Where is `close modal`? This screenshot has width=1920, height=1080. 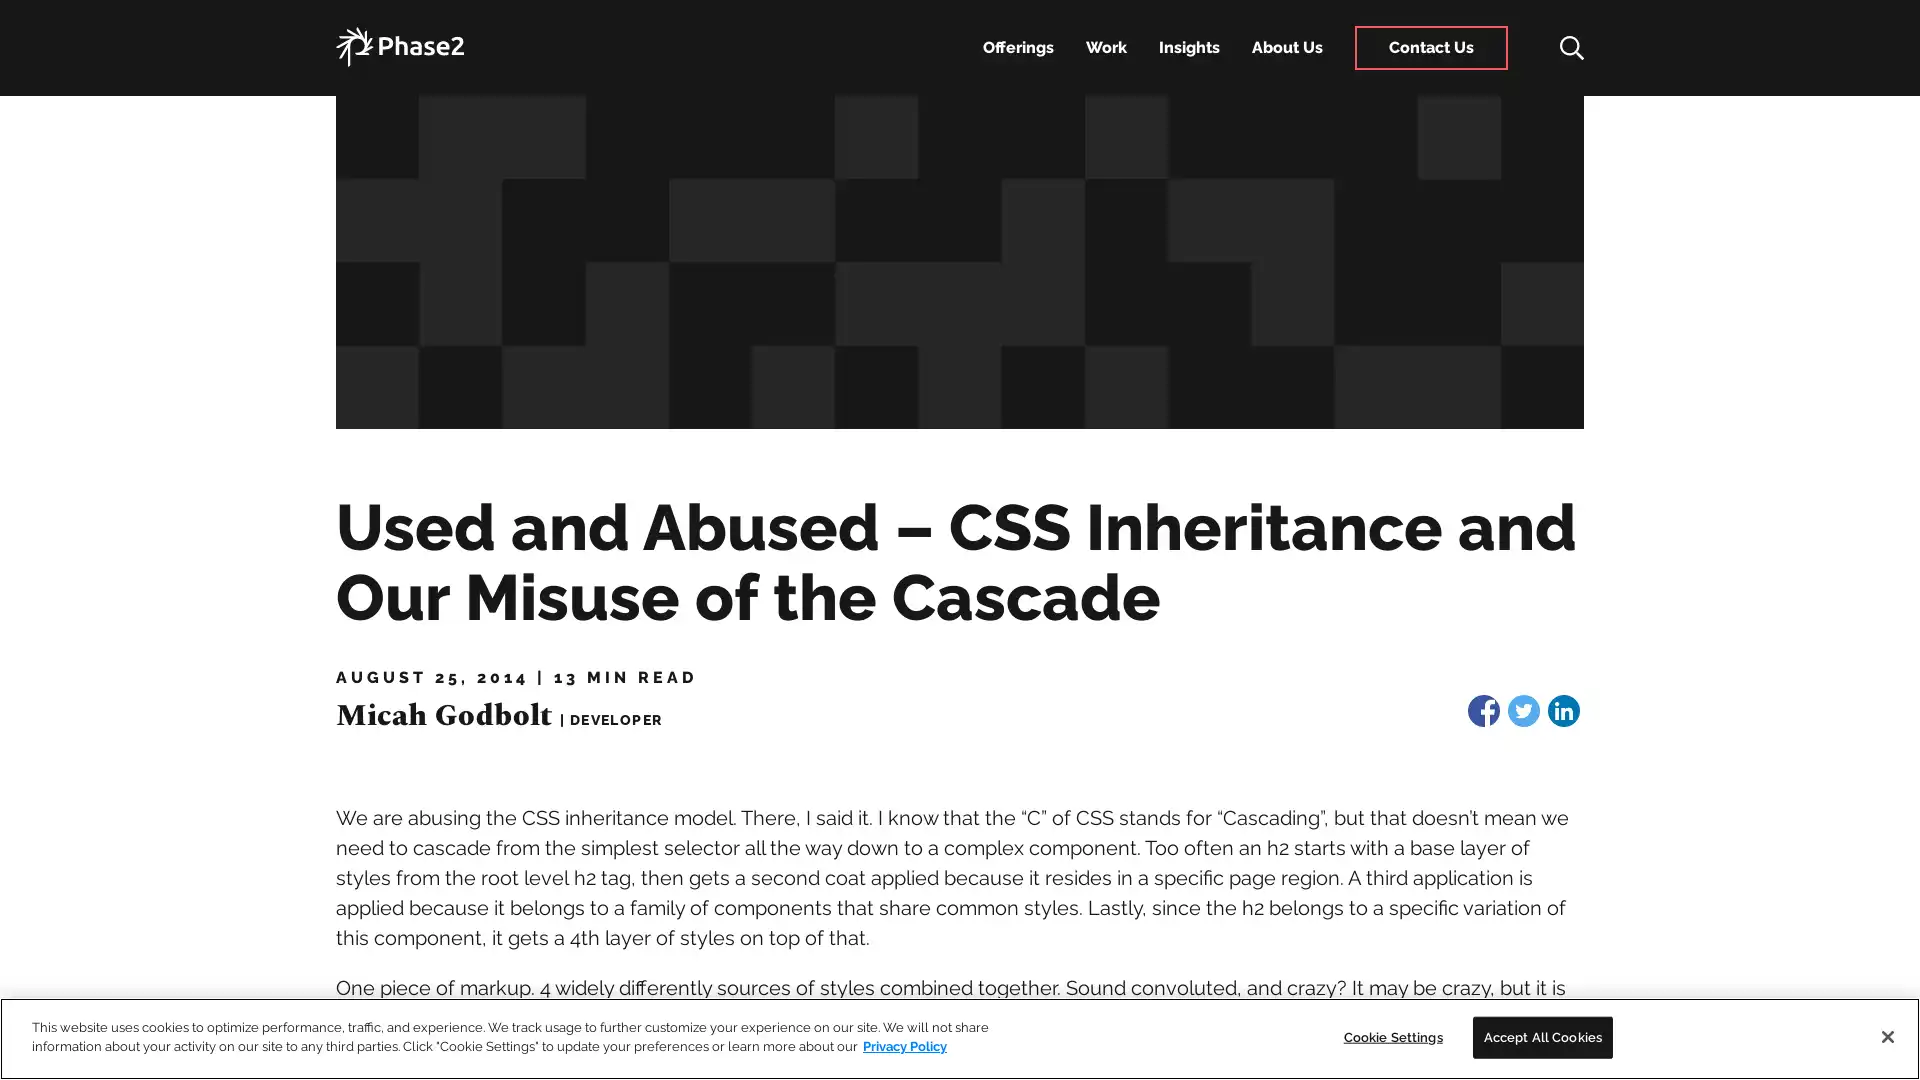
close modal is located at coordinates (1886, 31).